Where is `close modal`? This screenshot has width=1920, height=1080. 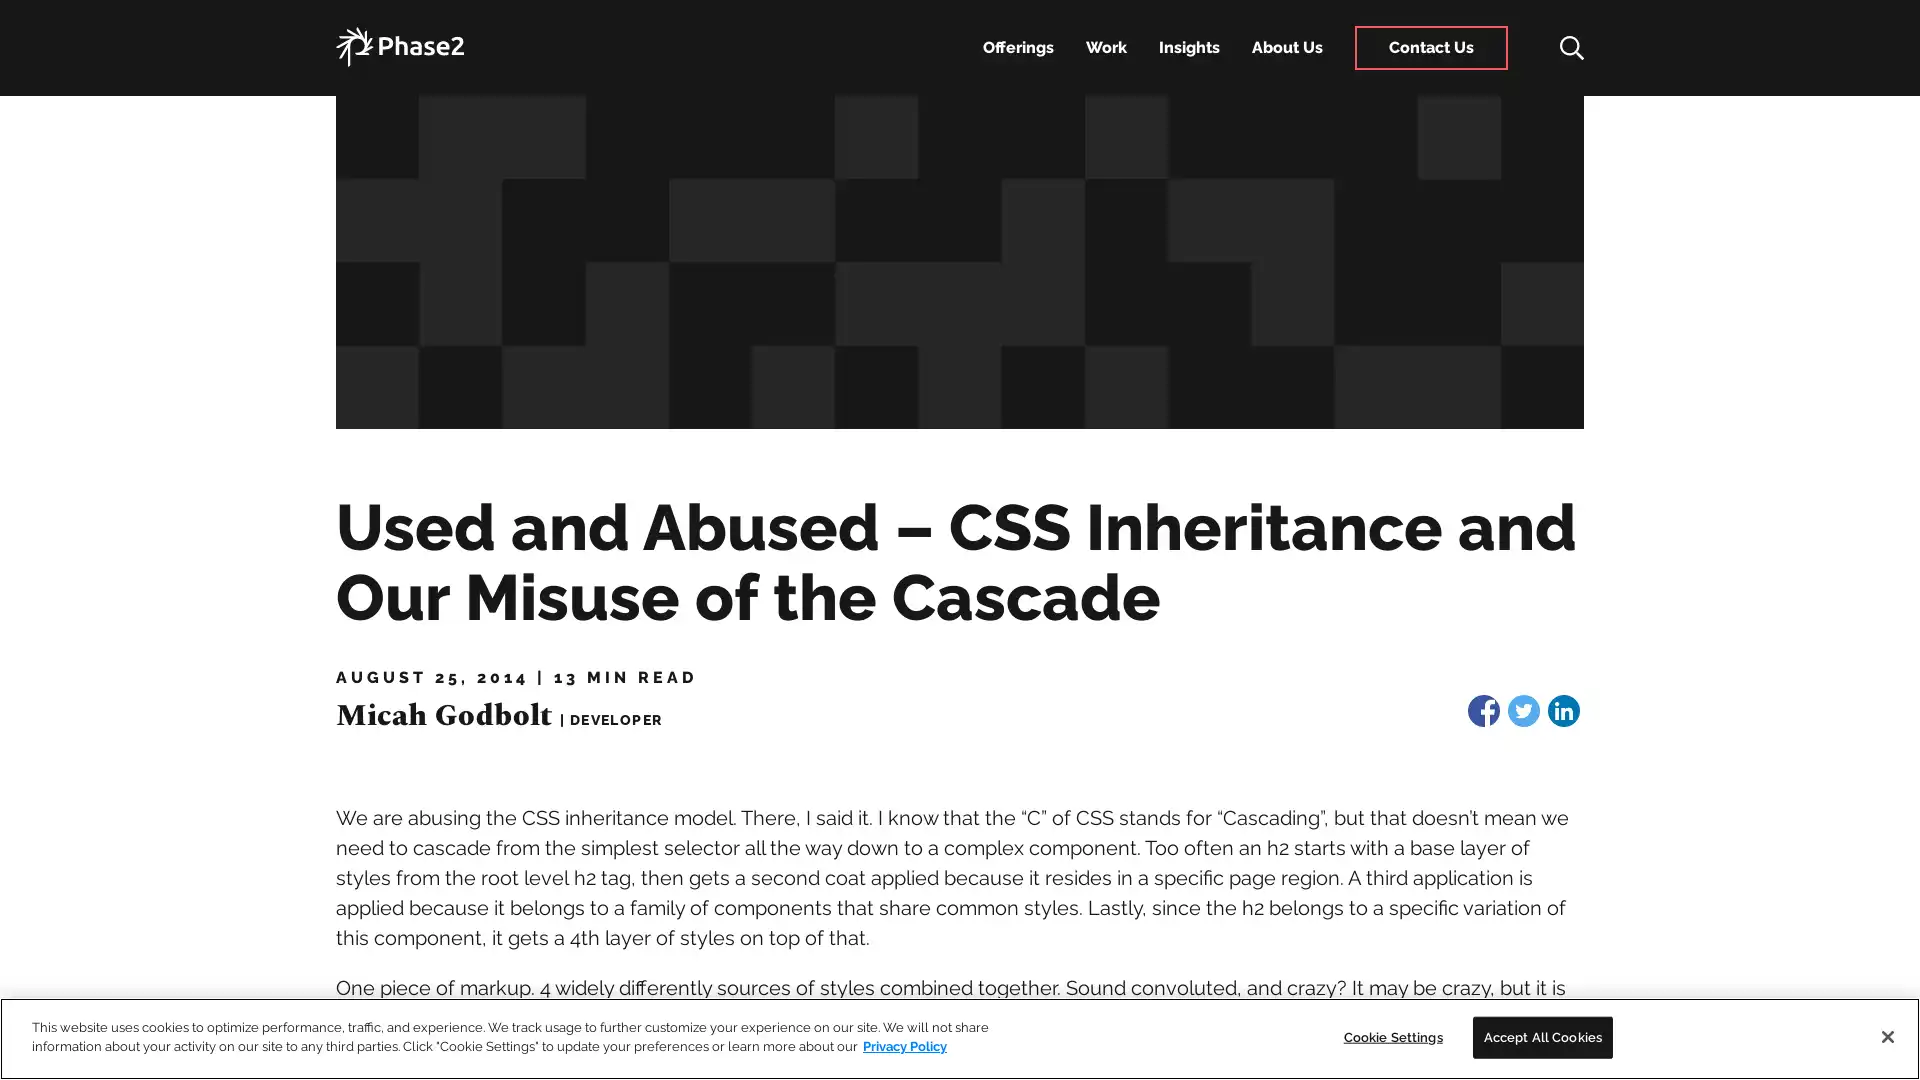
close modal is located at coordinates (1886, 31).